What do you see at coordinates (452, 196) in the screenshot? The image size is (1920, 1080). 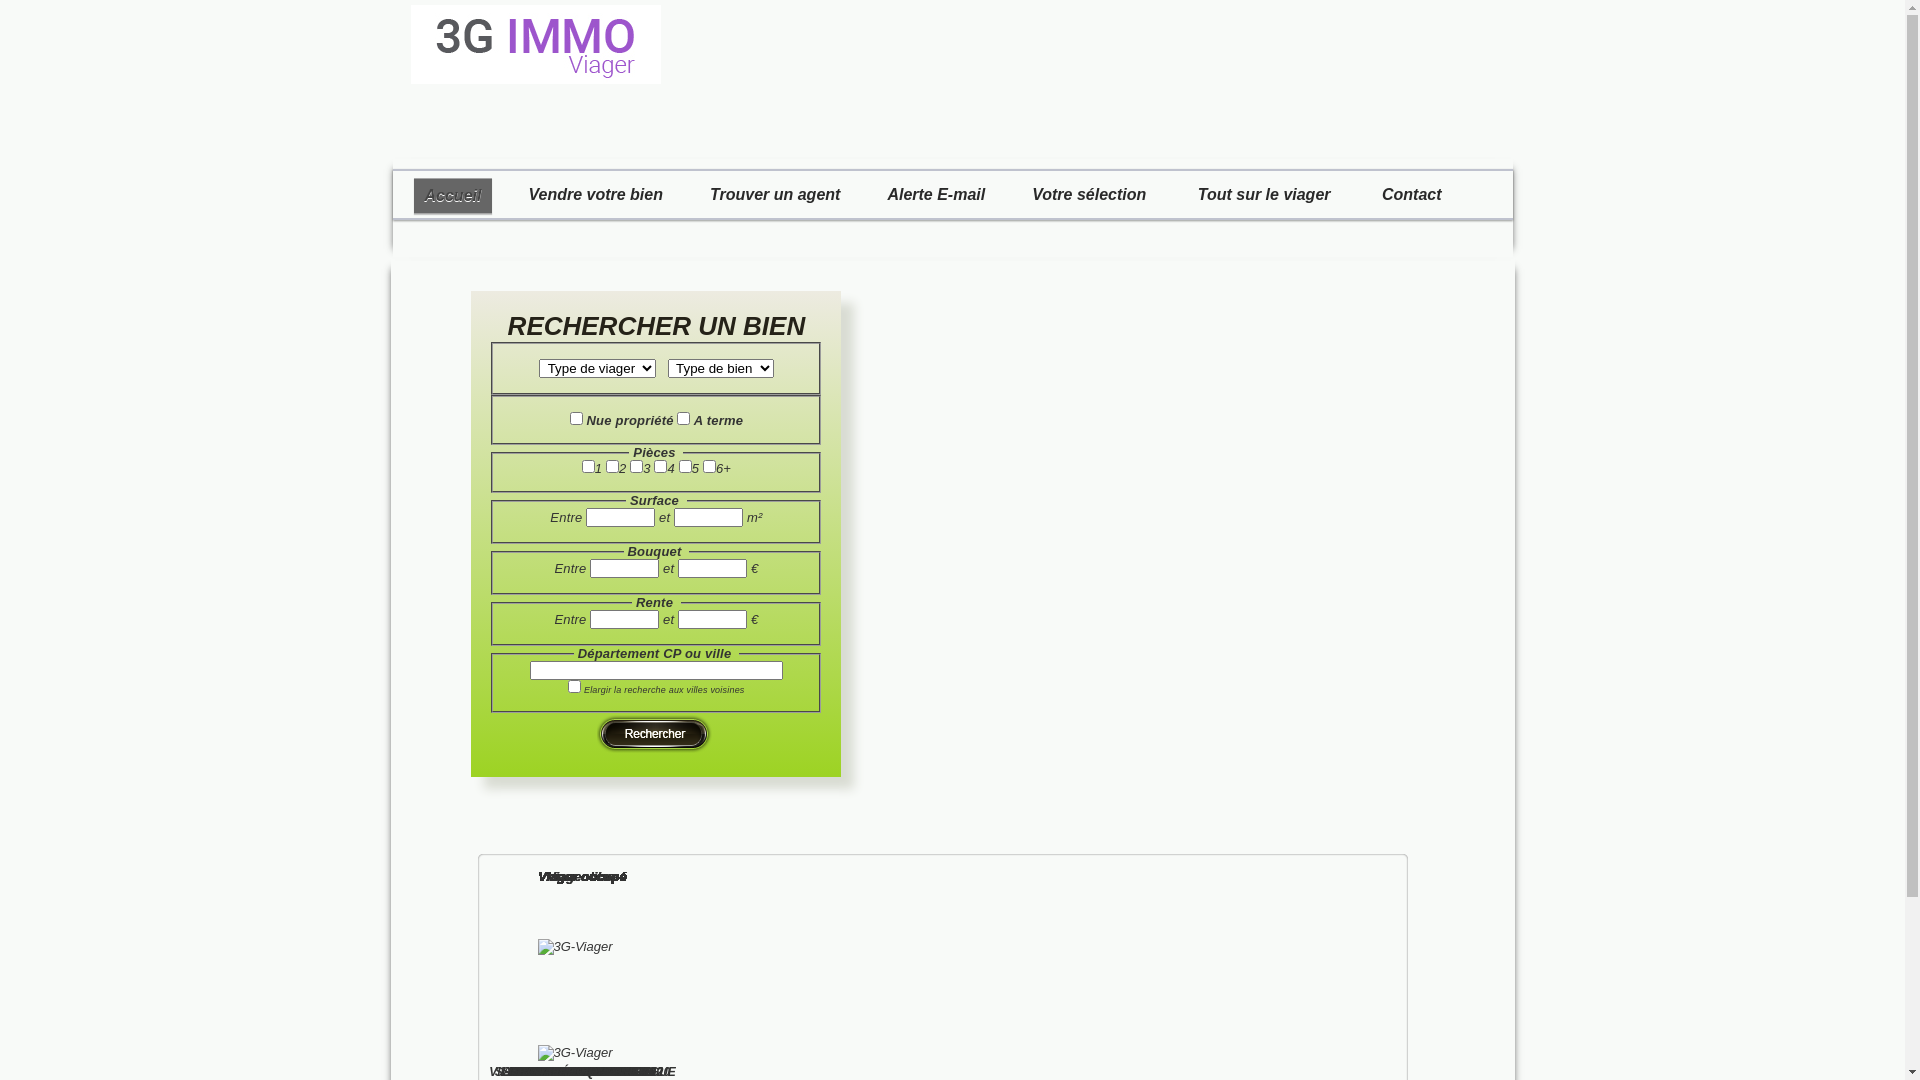 I see `'Accueil'` at bounding box center [452, 196].